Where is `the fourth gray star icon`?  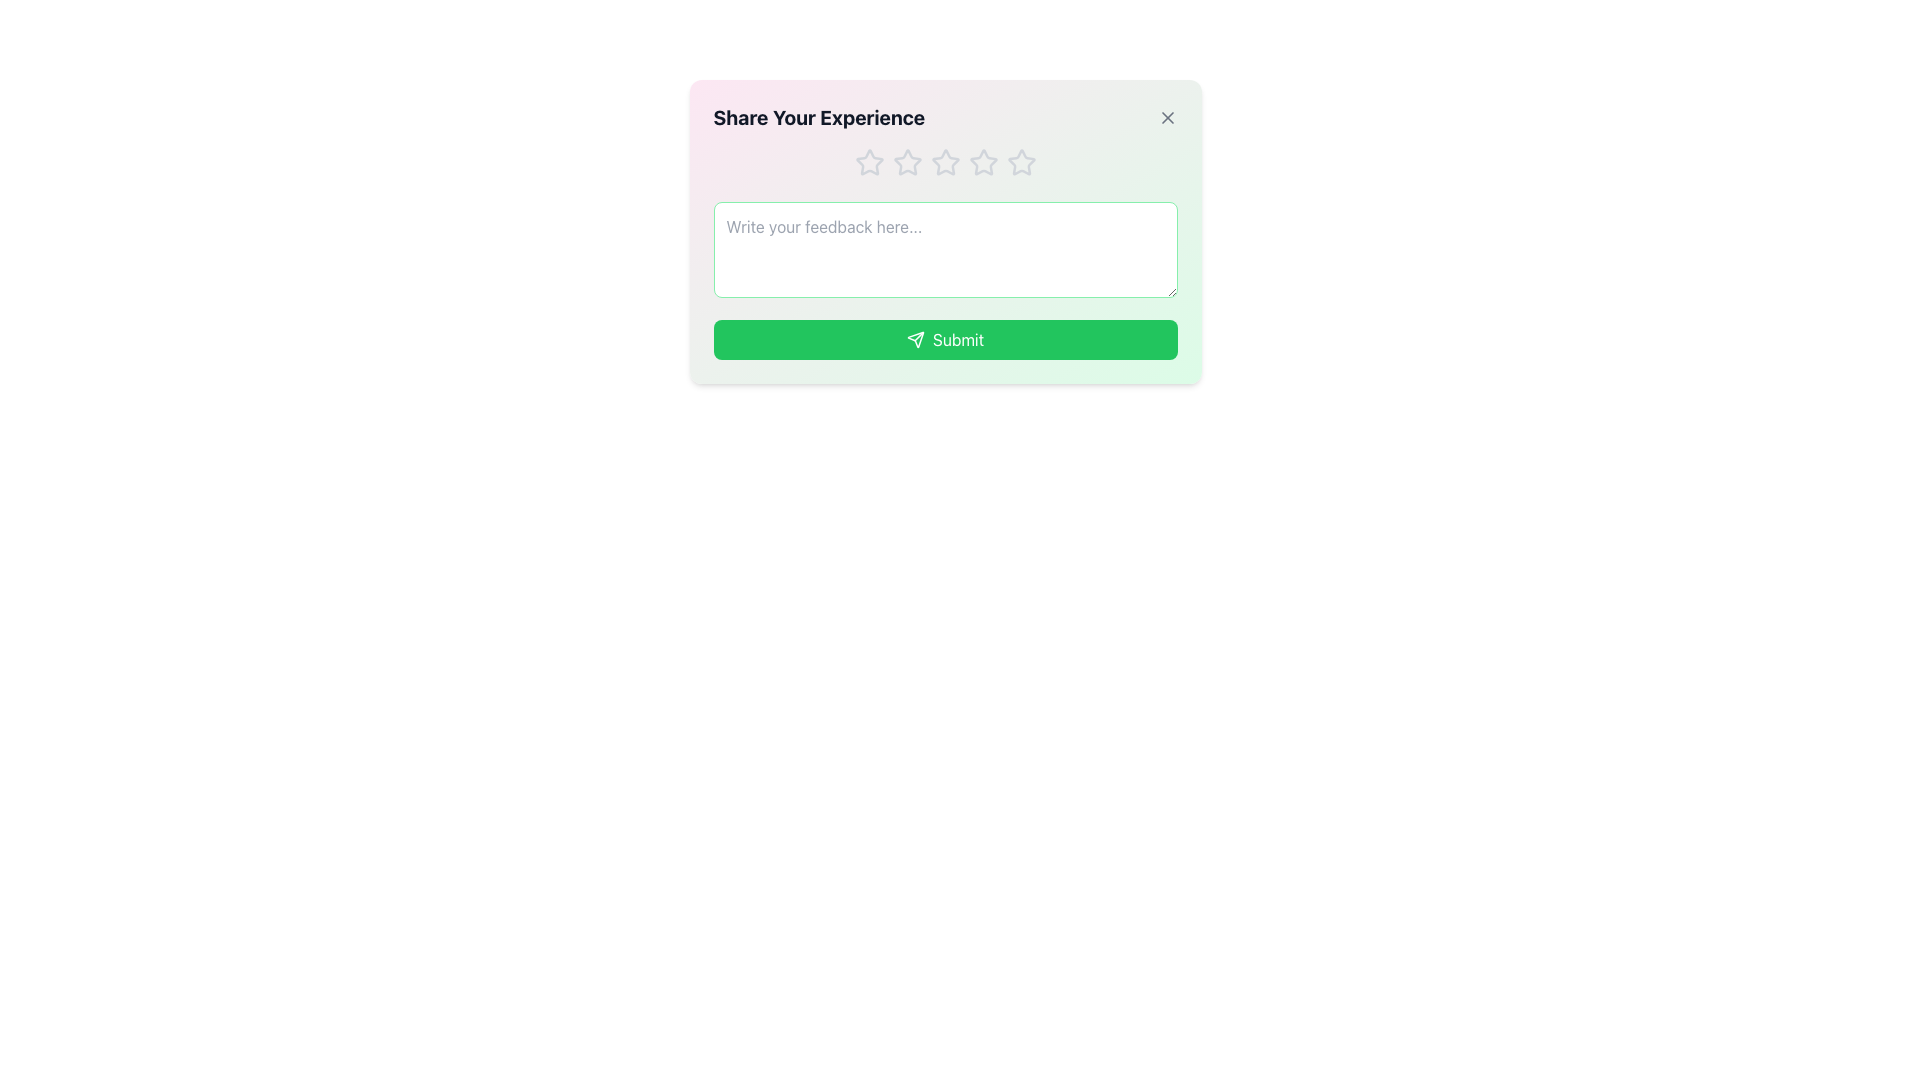
the fourth gray star icon is located at coordinates (983, 161).